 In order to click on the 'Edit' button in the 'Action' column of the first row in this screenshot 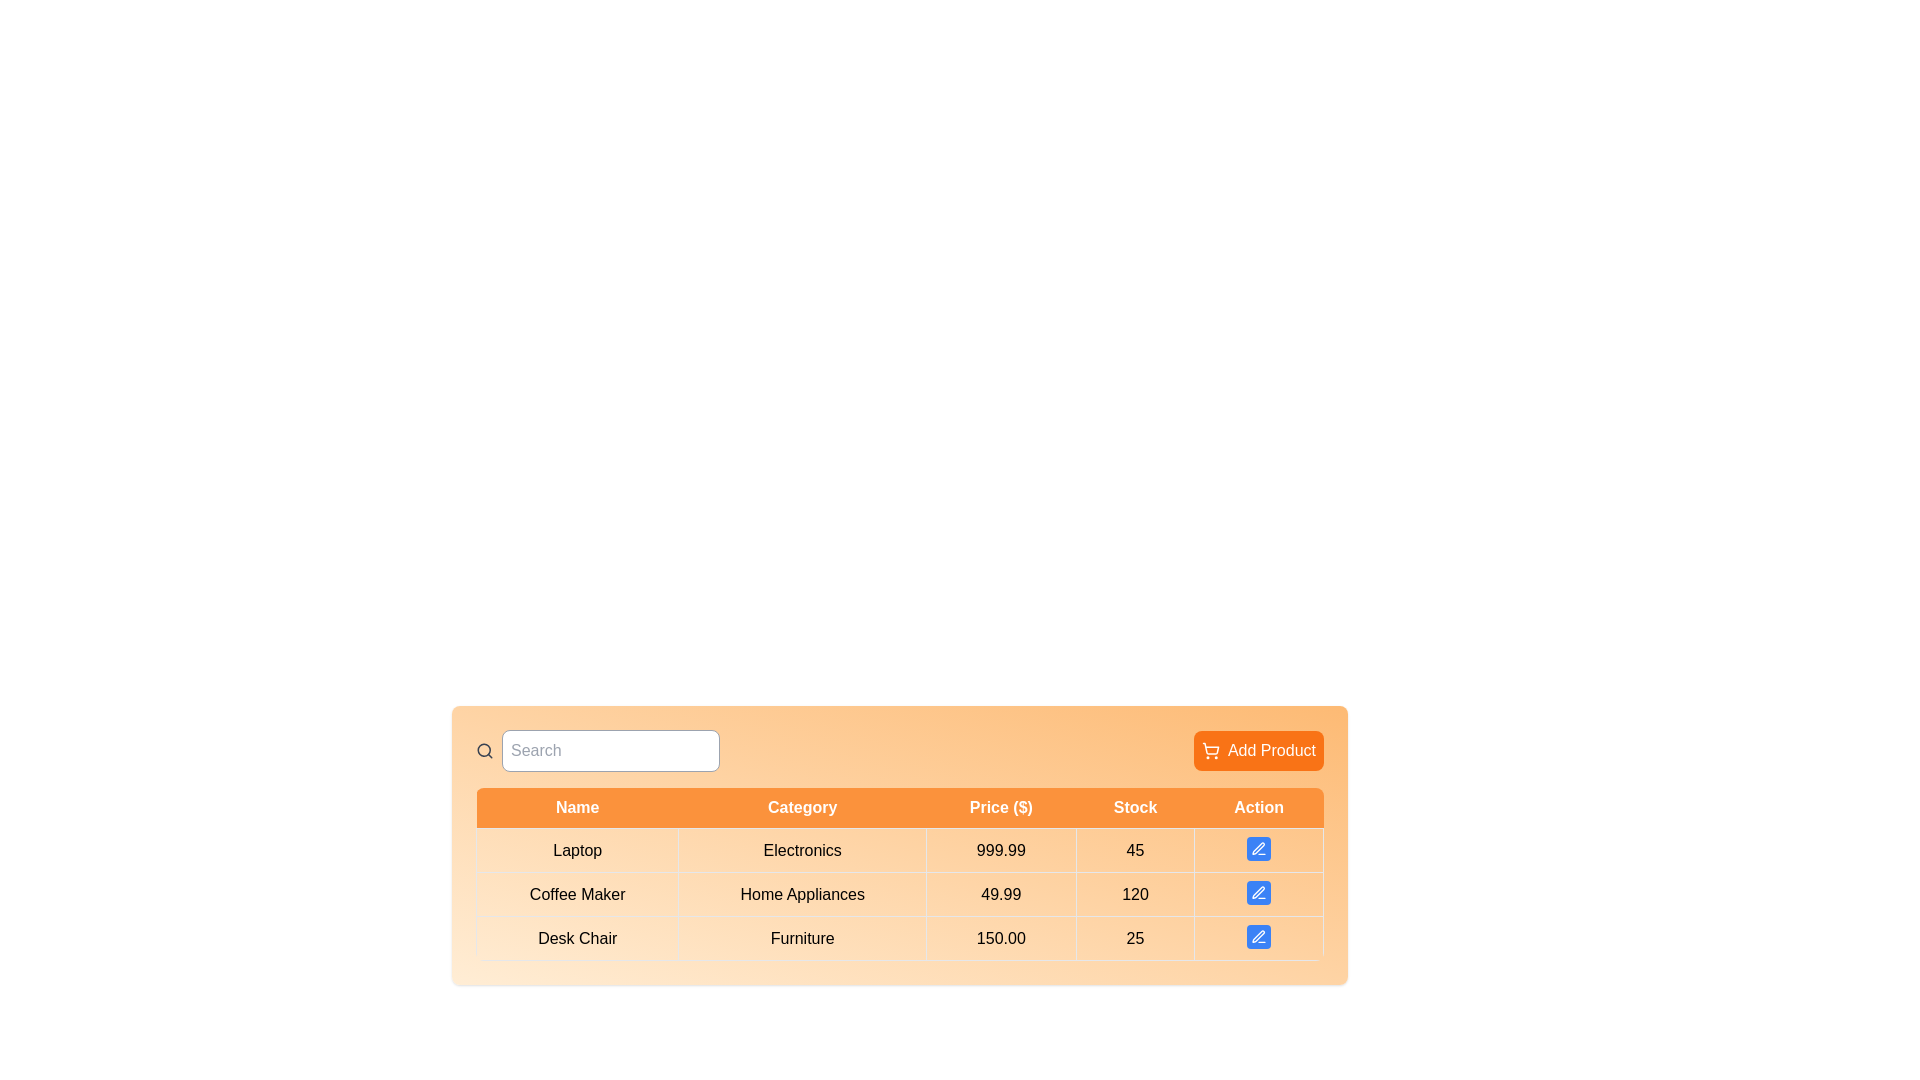, I will do `click(1257, 848)`.